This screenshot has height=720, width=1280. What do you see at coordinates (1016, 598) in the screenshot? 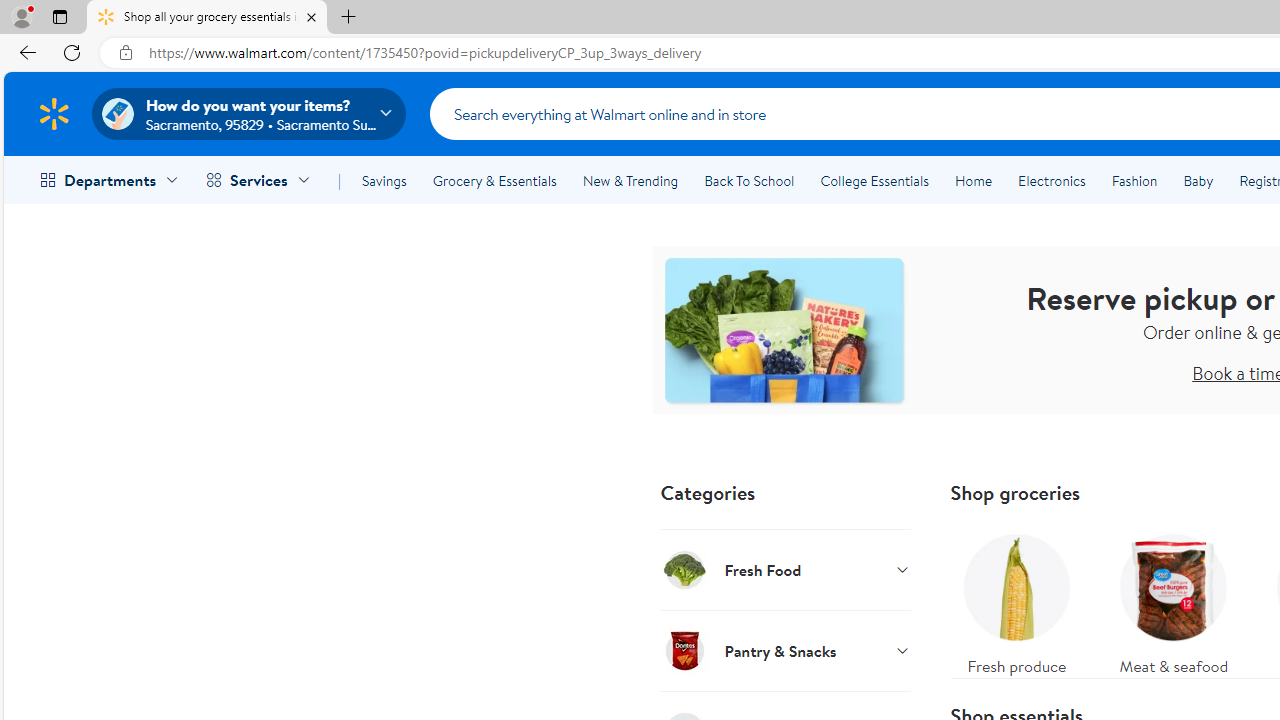
I see `'Fresh produce'` at bounding box center [1016, 598].